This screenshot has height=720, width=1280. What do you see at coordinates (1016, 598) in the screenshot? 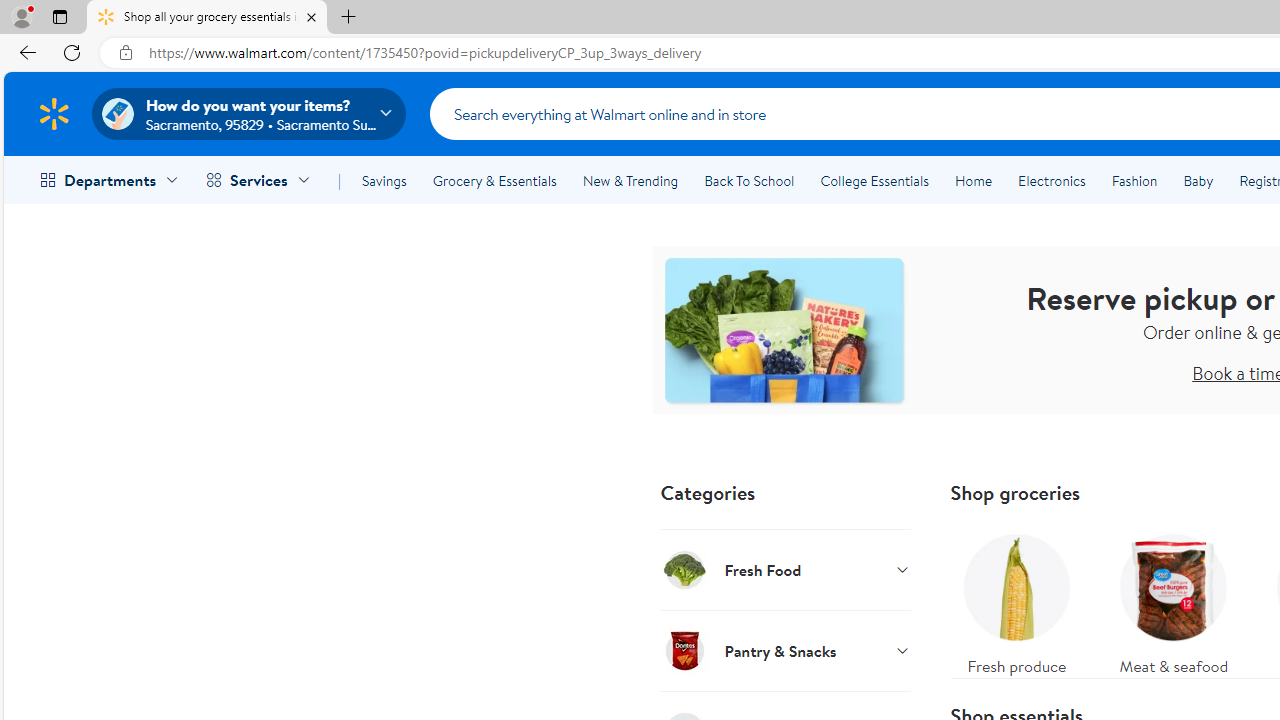
I see `'Fresh produce'` at bounding box center [1016, 598].